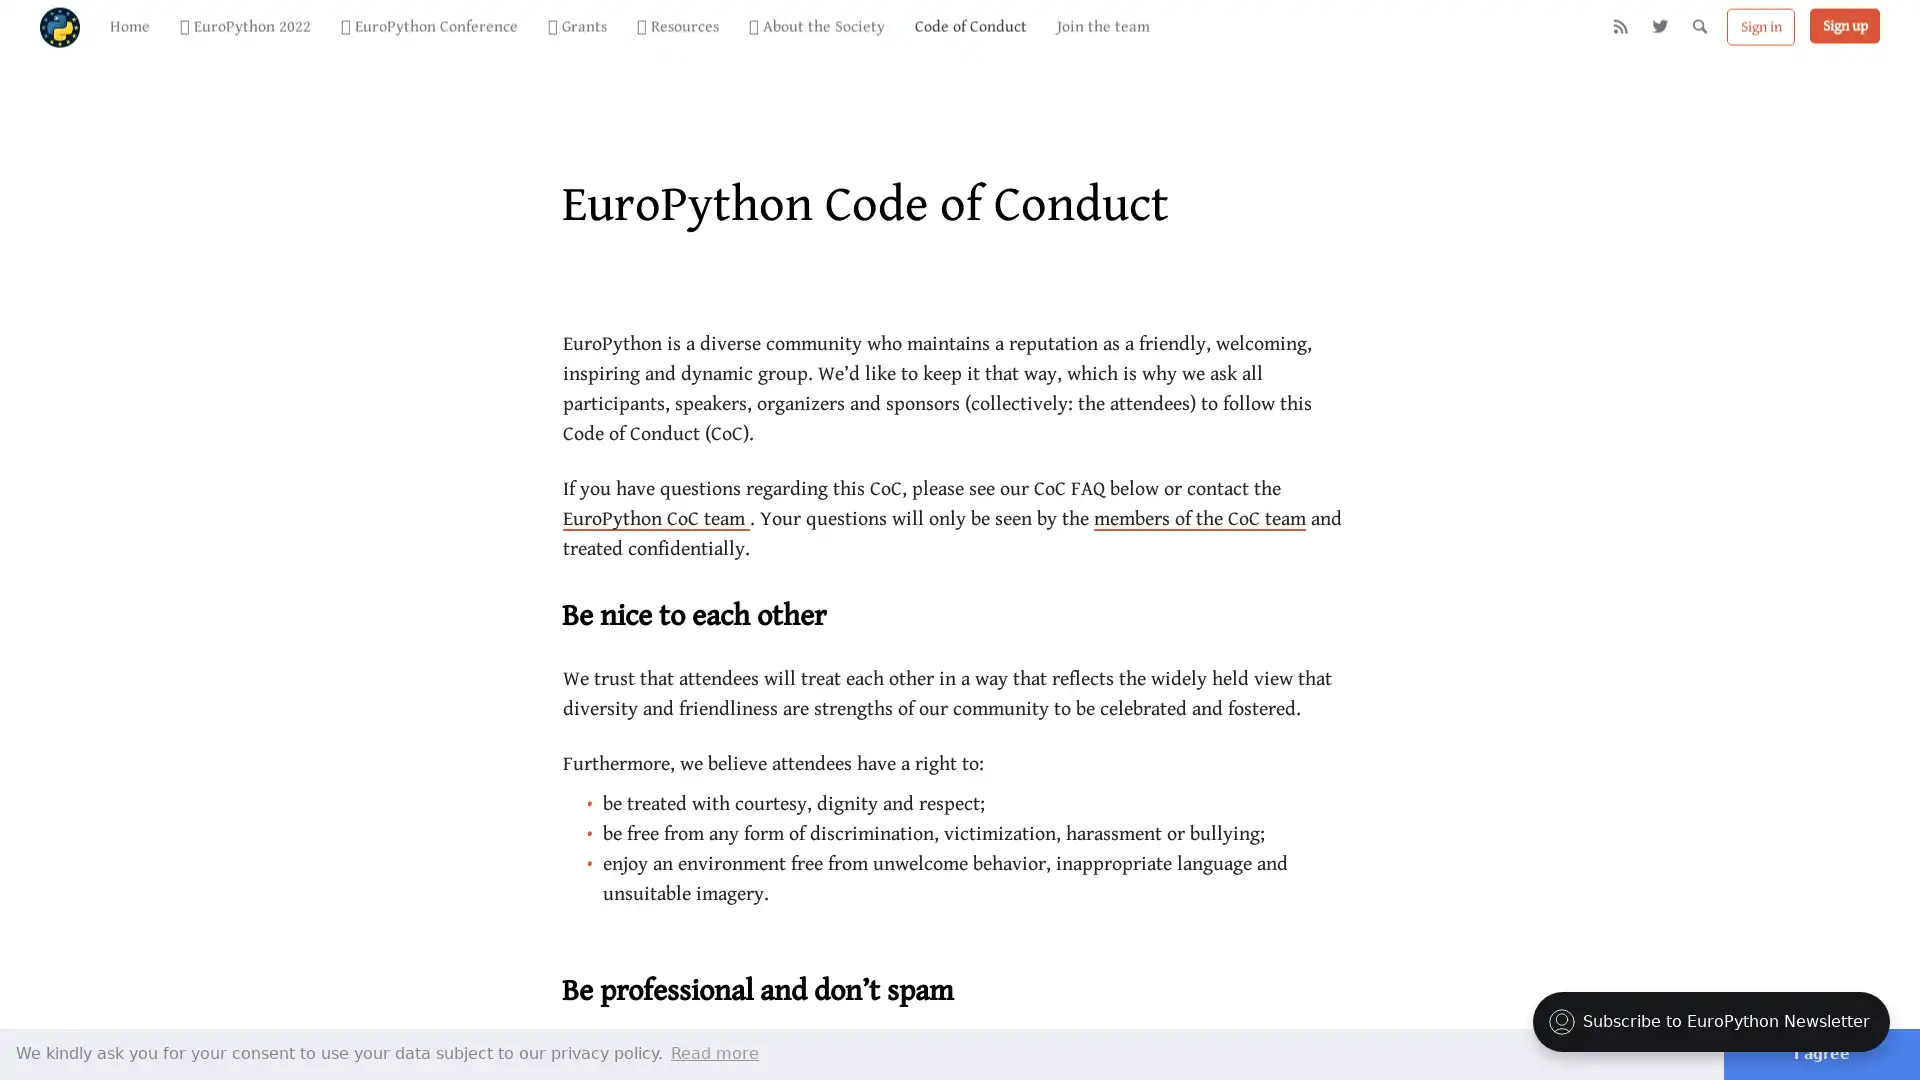 This screenshot has height=1080, width=1920. I want to click on Sign up, so click(1843, 38).